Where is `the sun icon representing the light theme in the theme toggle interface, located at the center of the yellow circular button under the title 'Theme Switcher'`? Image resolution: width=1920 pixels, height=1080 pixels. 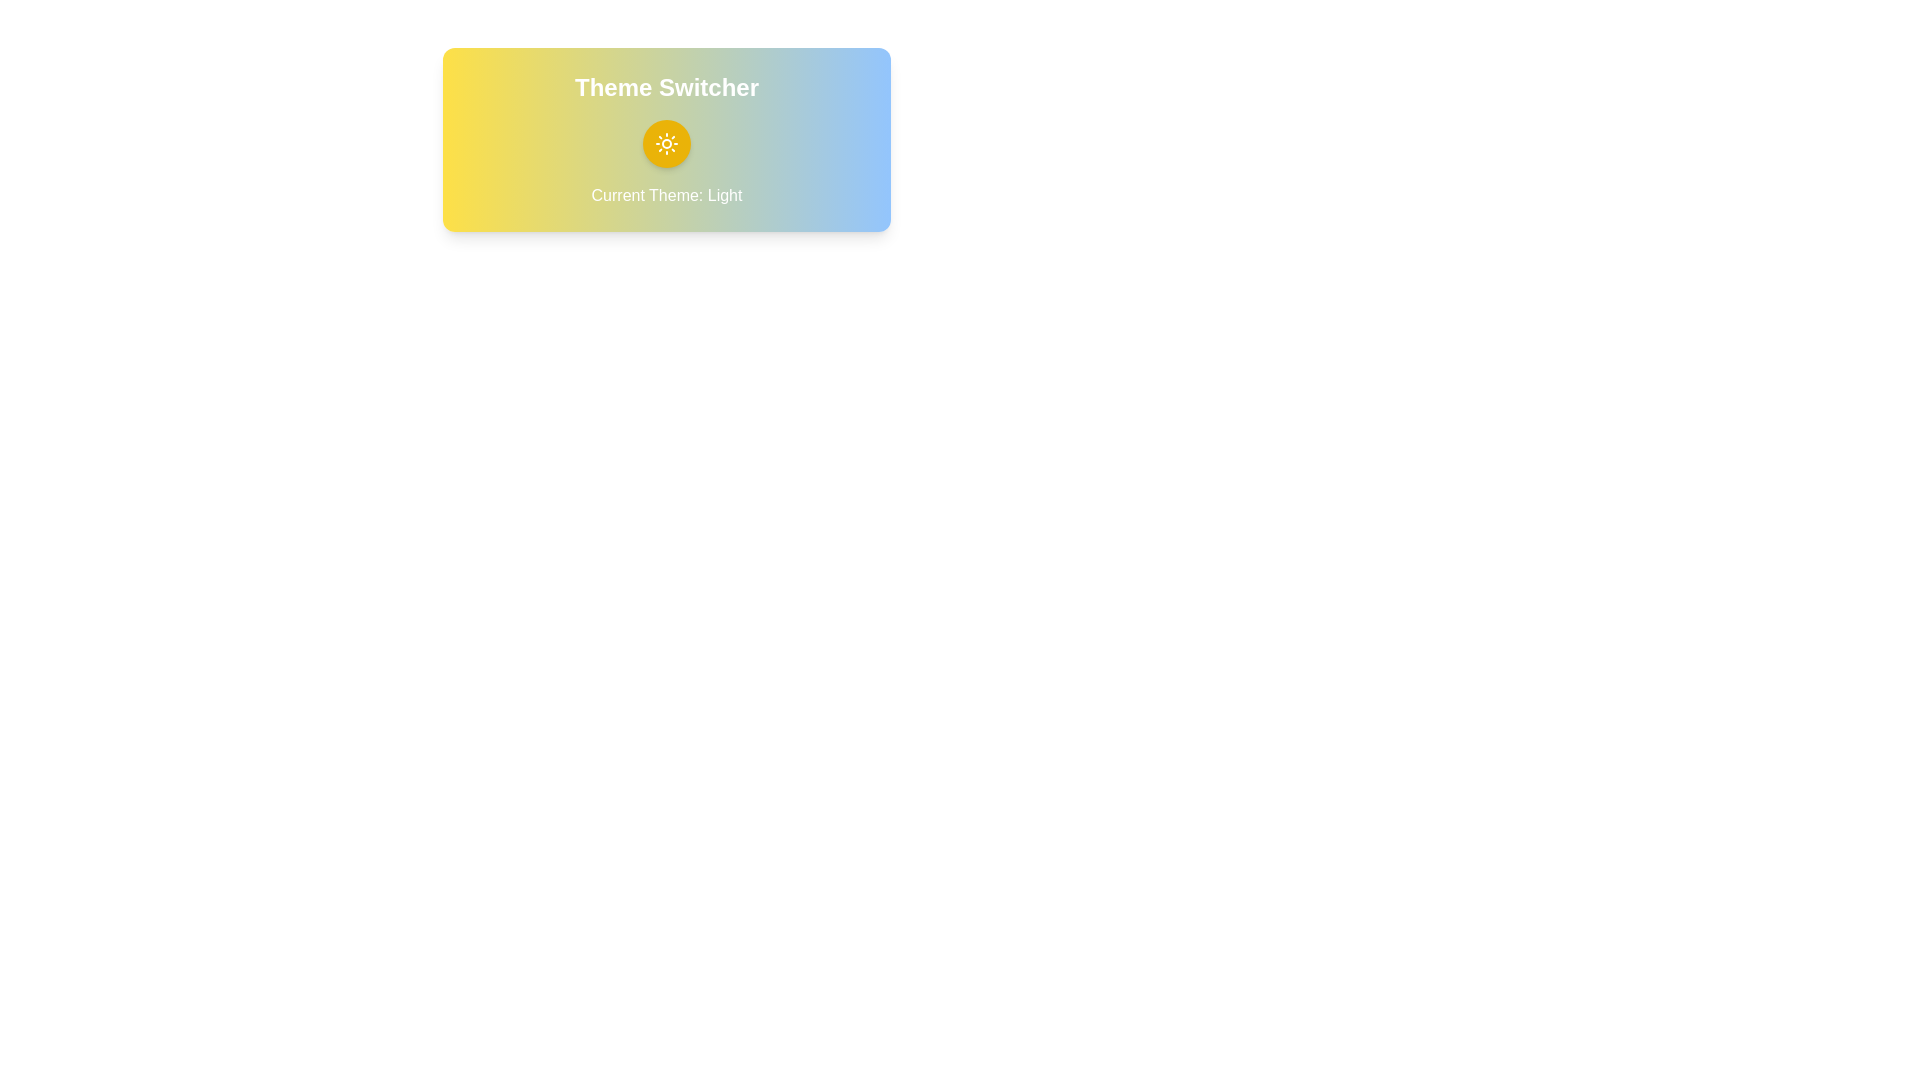 the sun icon representing the light theme in the theme toggle interface, located at the center of the yellow circular button under the title 'Theme Switcher' is located at coordinates (667, 142).